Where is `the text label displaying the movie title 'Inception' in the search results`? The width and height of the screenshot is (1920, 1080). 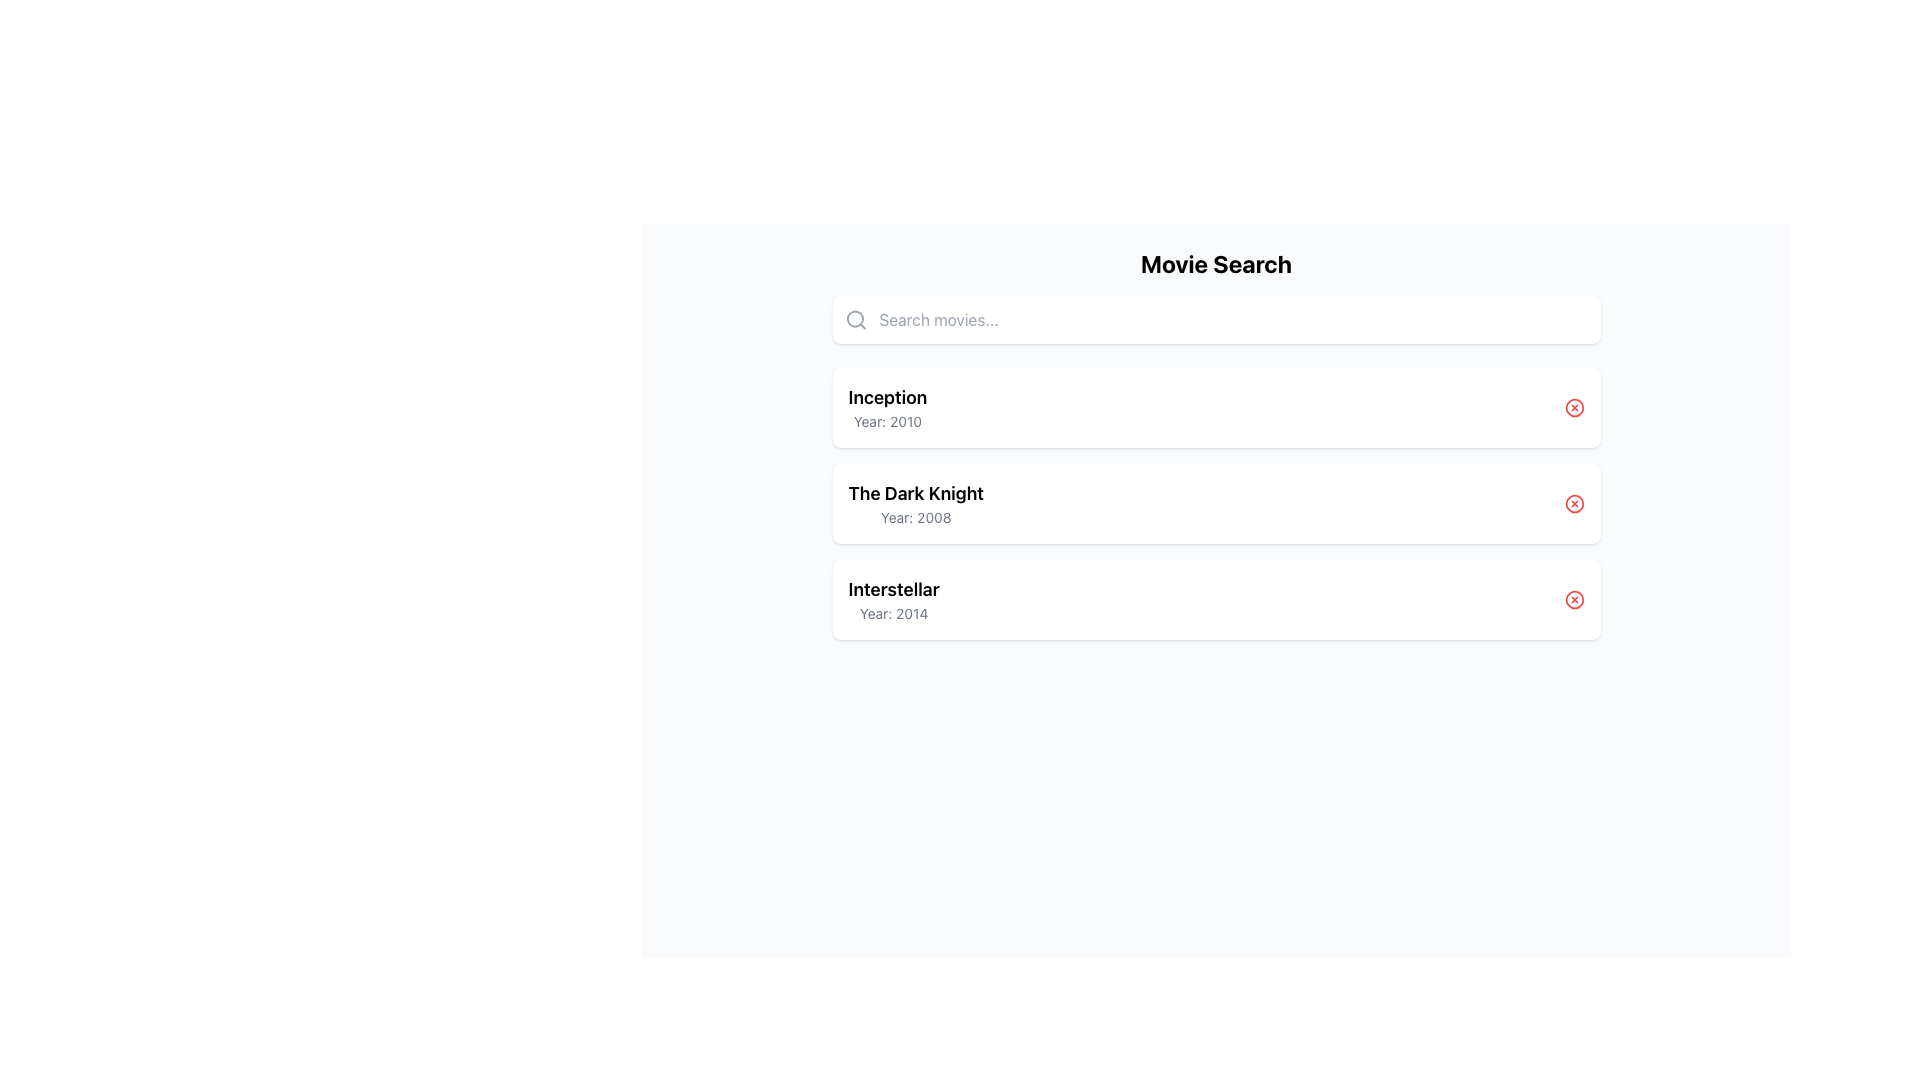 the text label displaying the movie title 'Inception' in the search results is located at coordinates (886, 397).